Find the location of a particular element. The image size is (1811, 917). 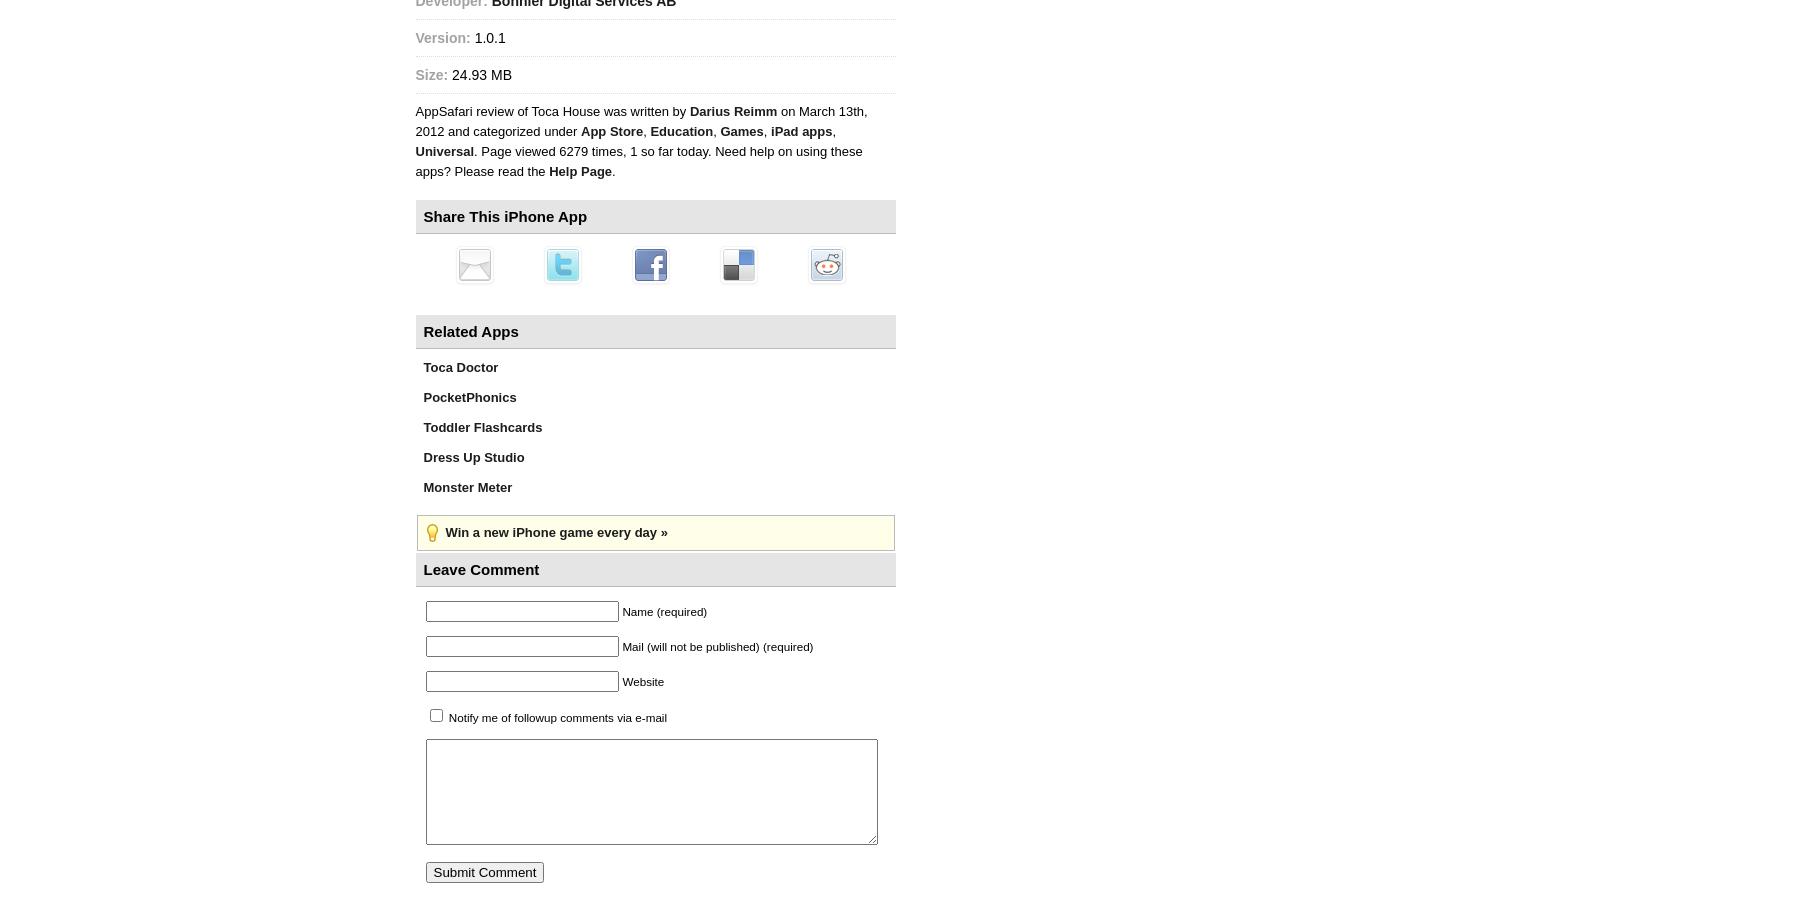

'App Store' is located at coordinates (579, 131).